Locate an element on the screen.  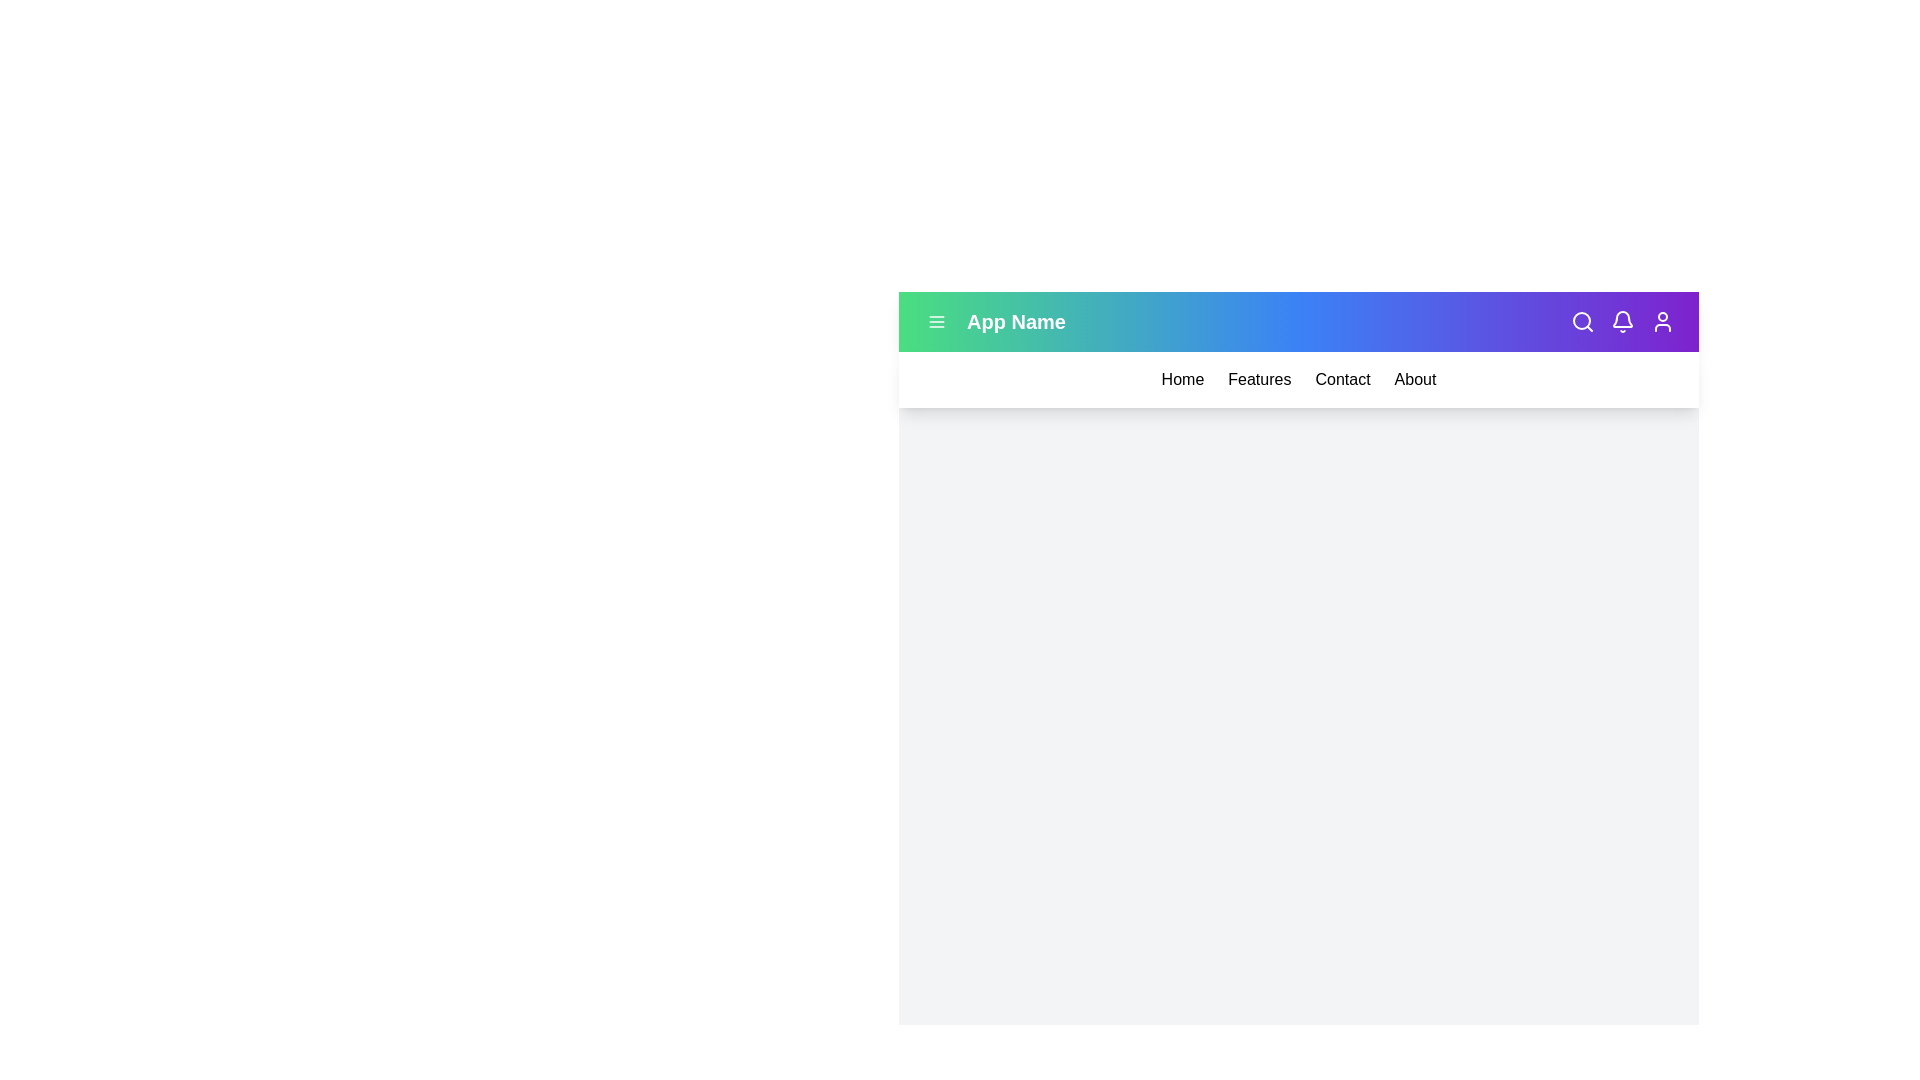
the bell icon to view notifications is located at coordinates (1622, 320).